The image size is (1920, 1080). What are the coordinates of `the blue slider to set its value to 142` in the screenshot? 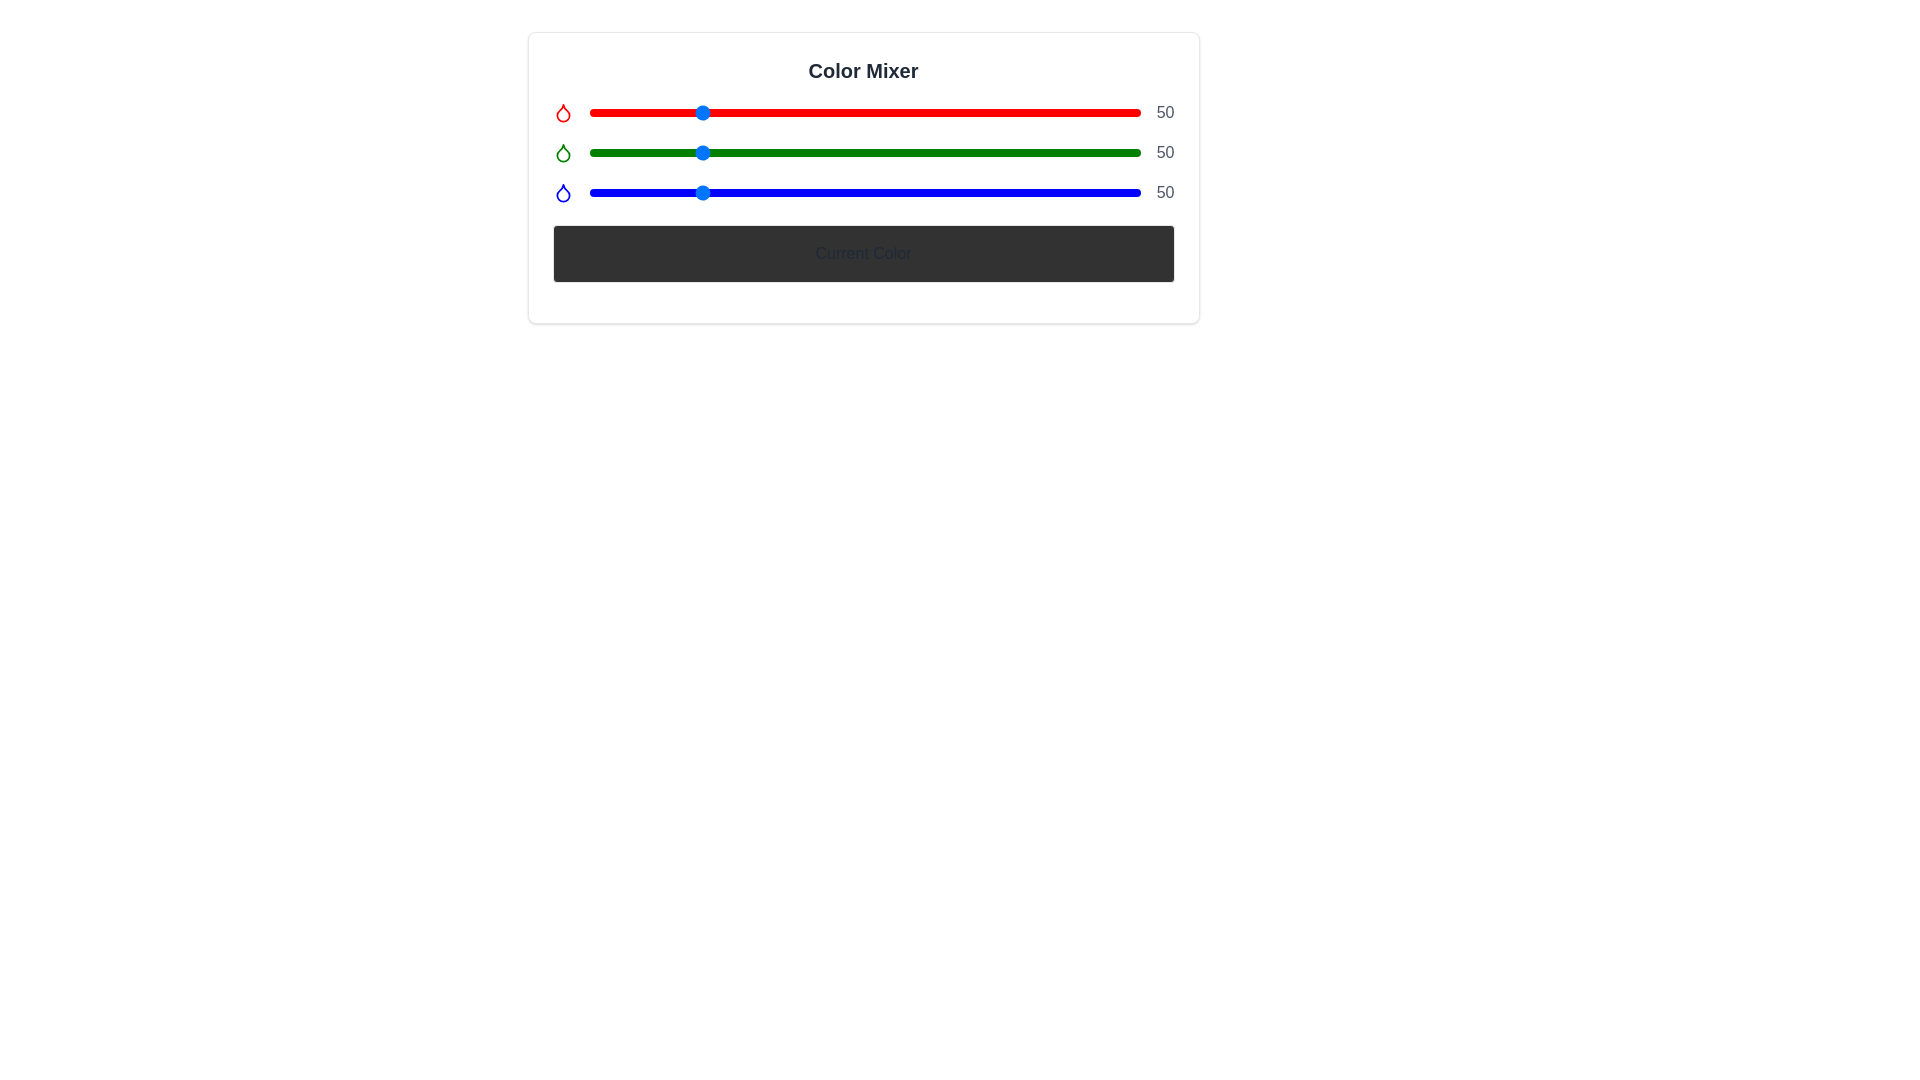 It's located at (895, 192).